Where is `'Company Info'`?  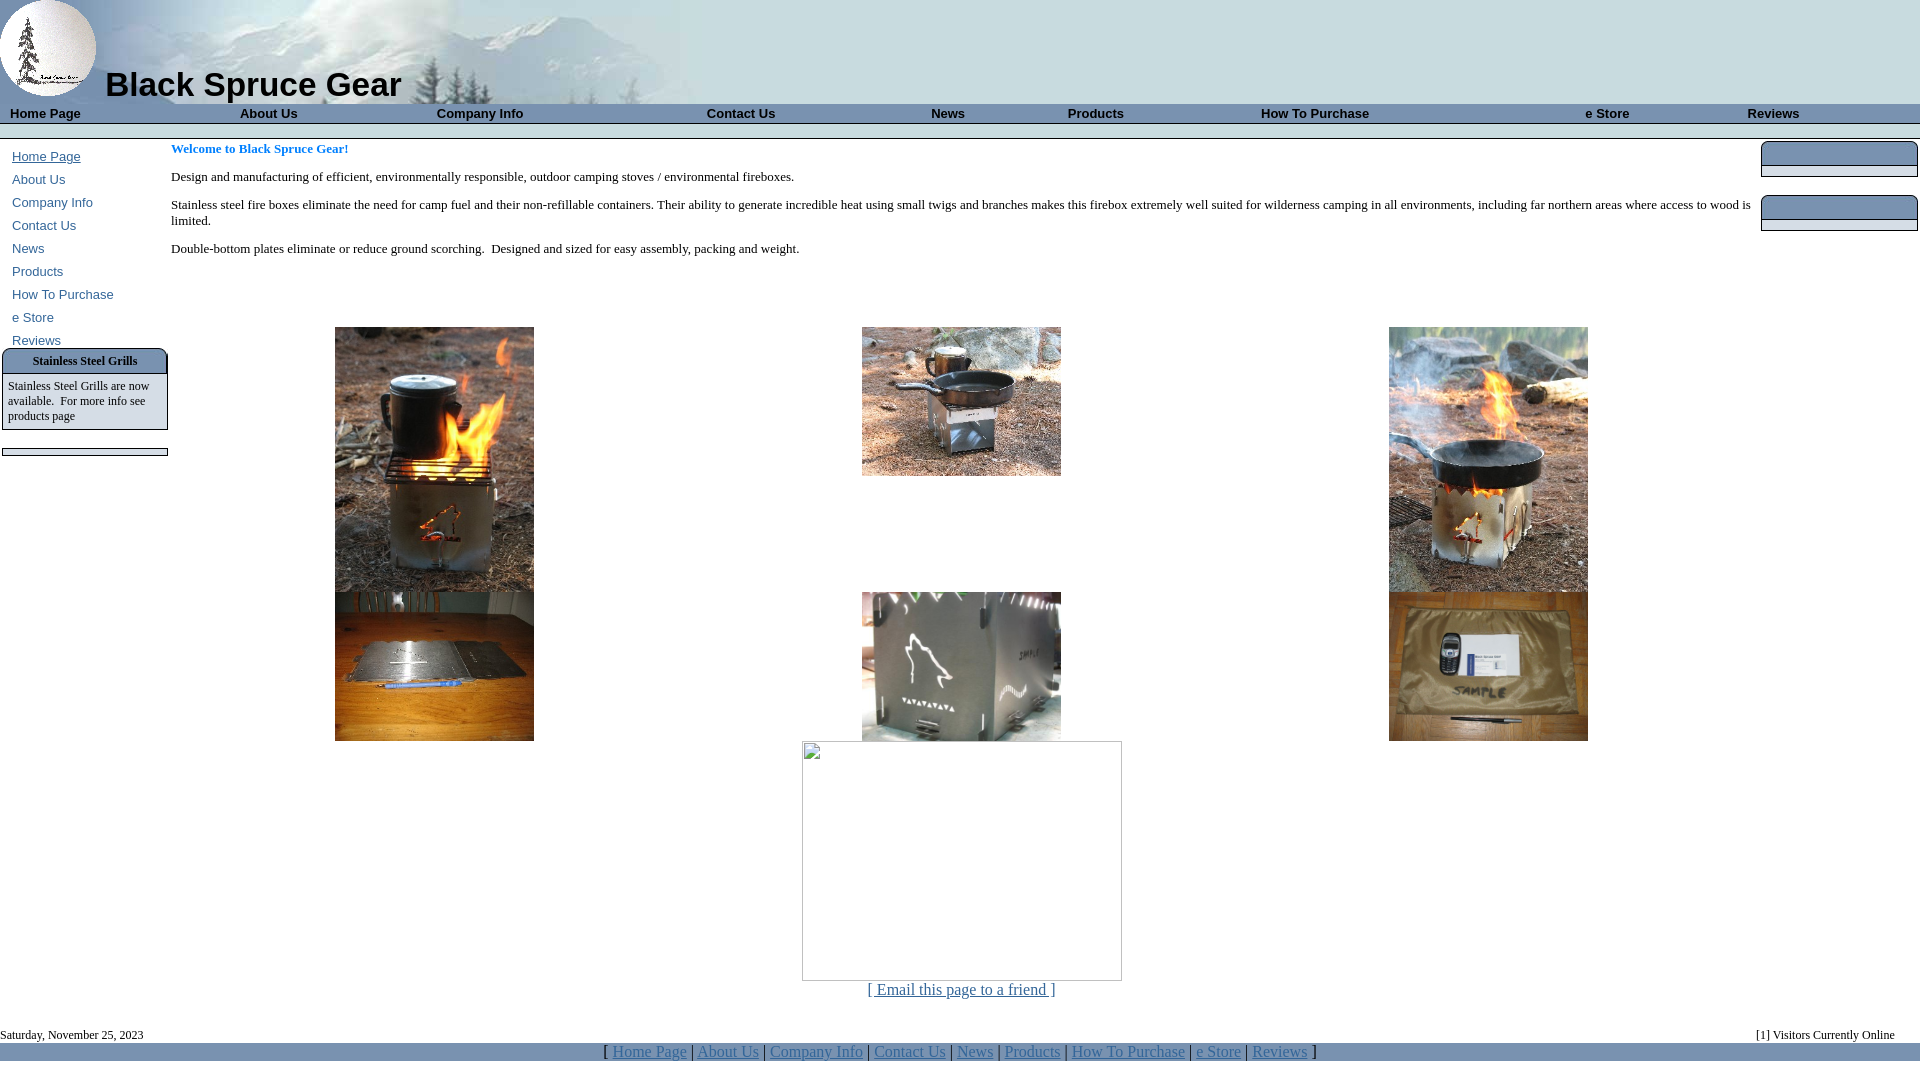
'Company Info' is located at coordinates (52, 202).